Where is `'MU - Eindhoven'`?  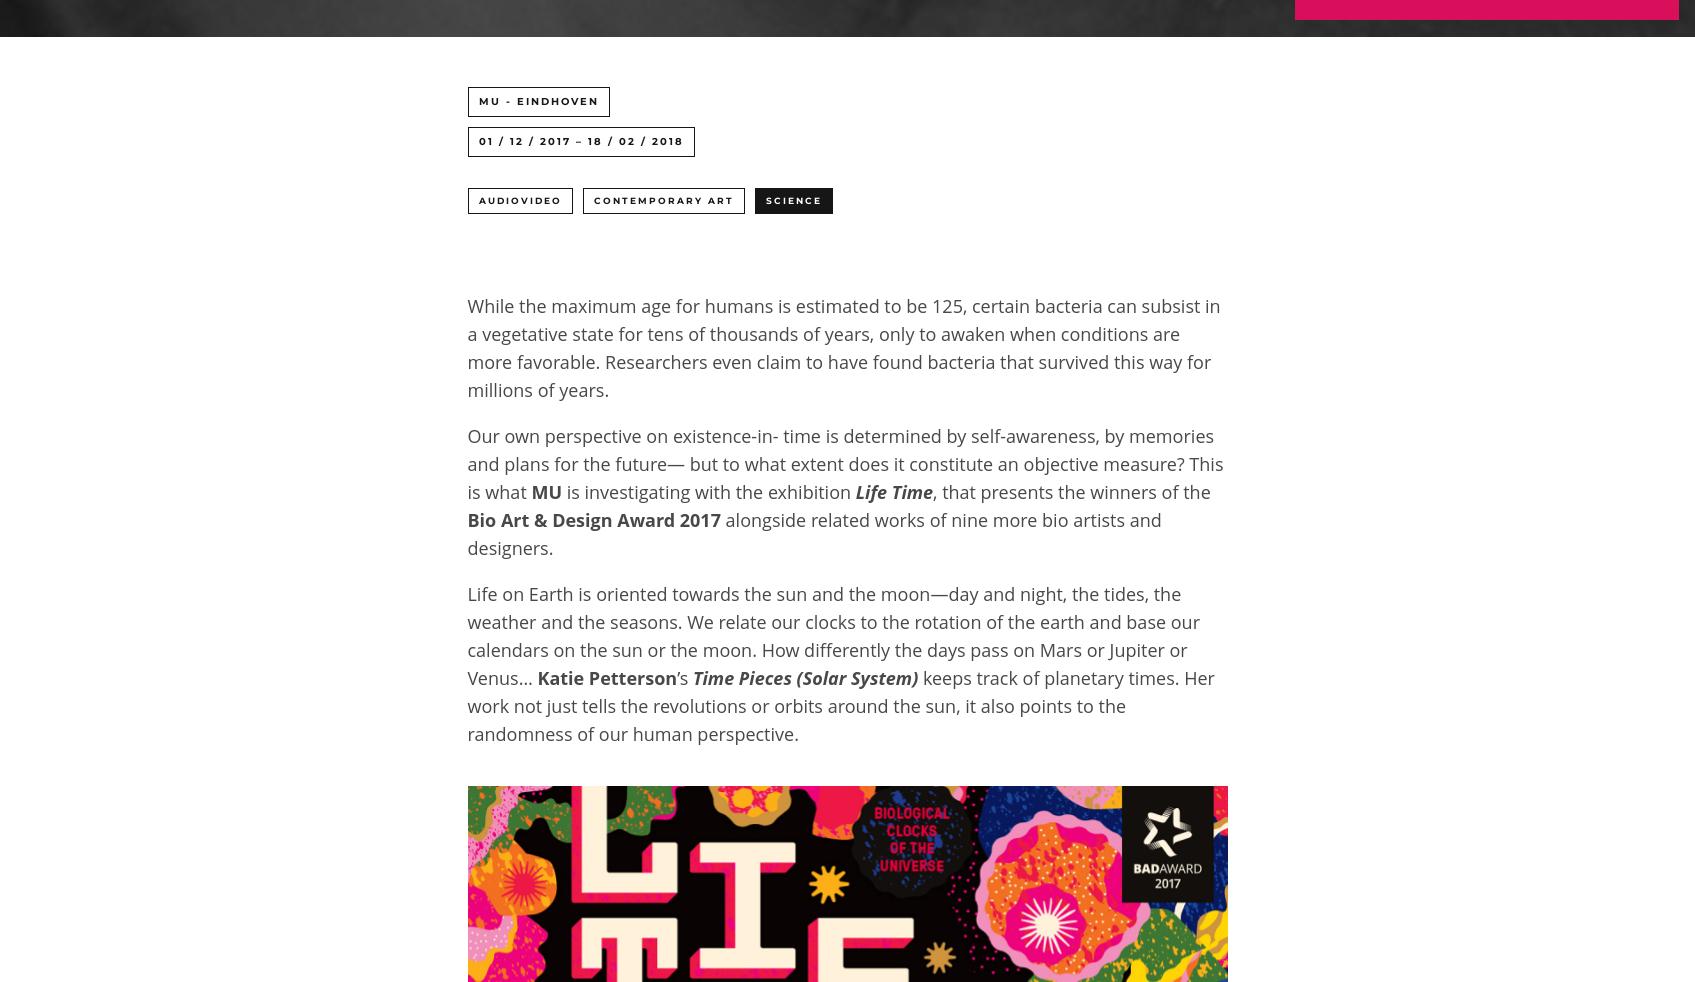
'MU - Eindhoven' is located at coordinates (476, 100).